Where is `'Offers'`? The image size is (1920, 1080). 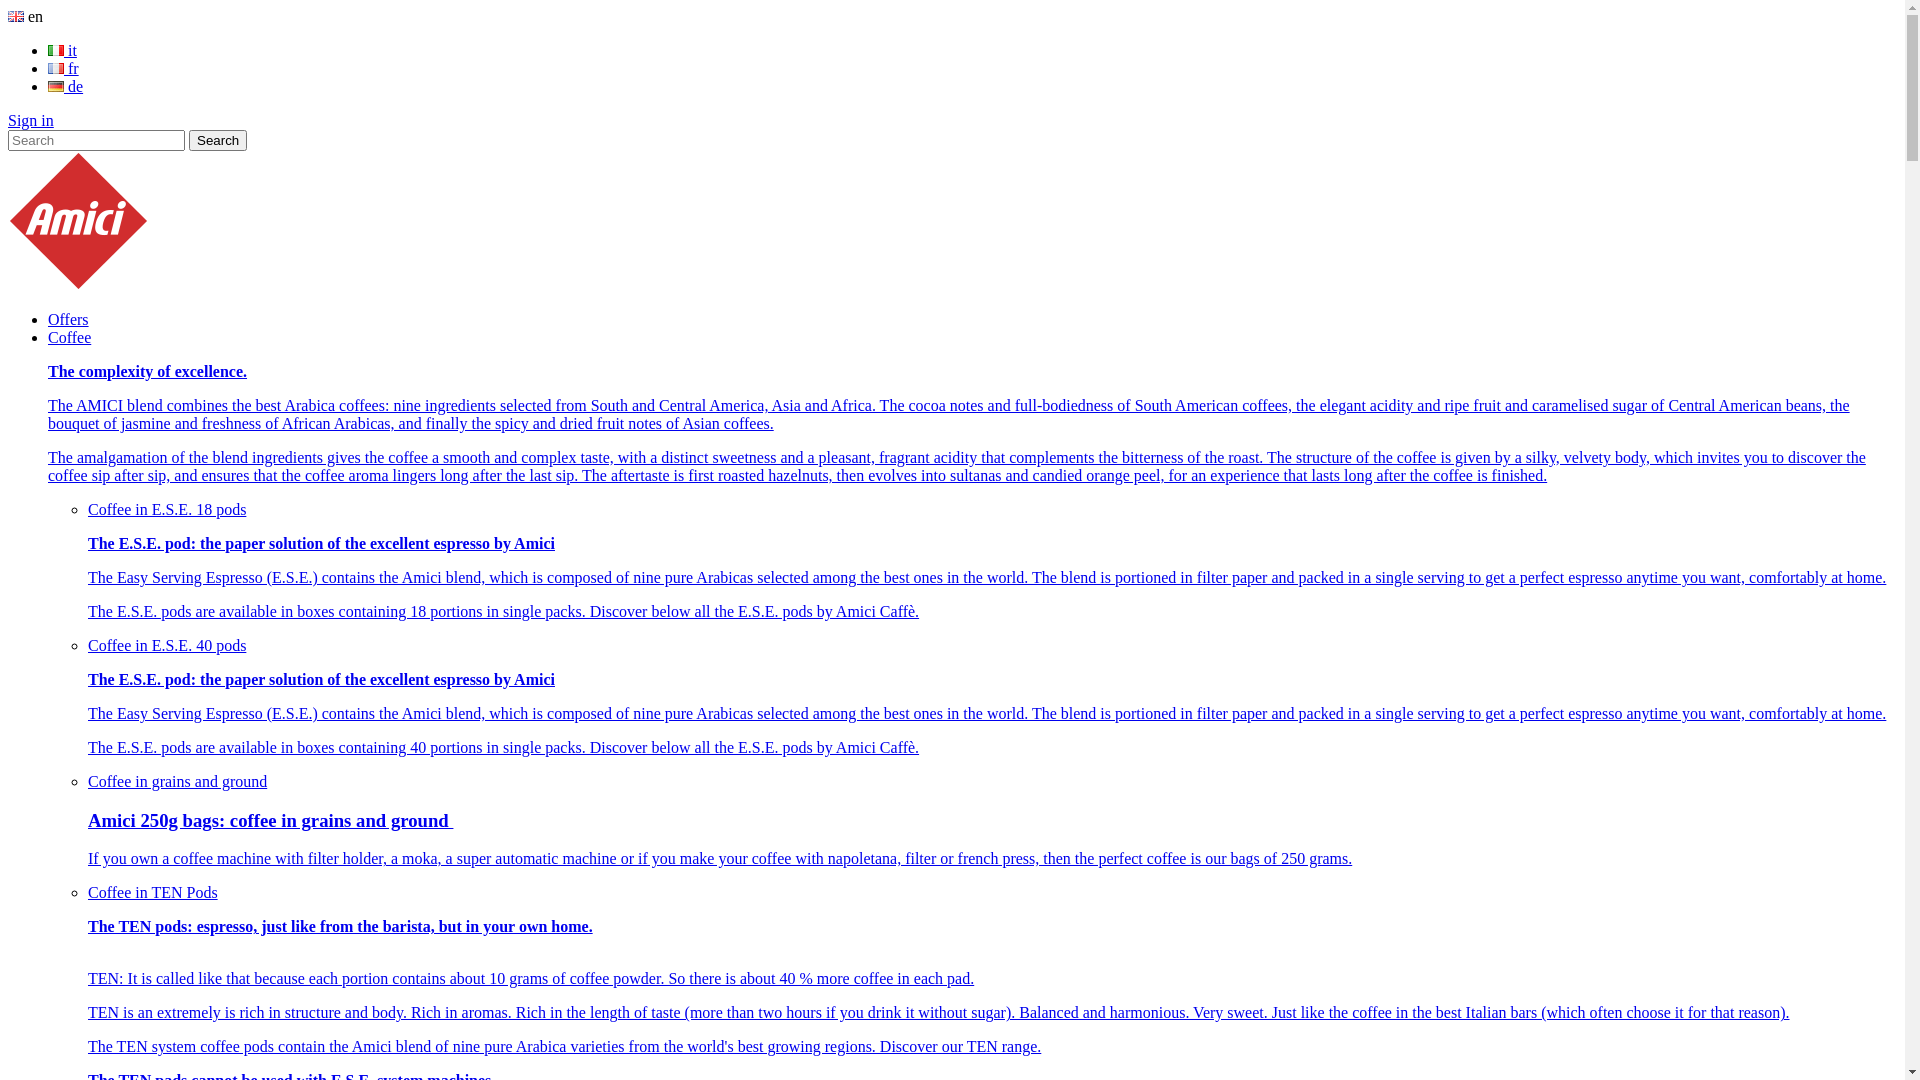 'Offers' is located at coordinates (68, 318).